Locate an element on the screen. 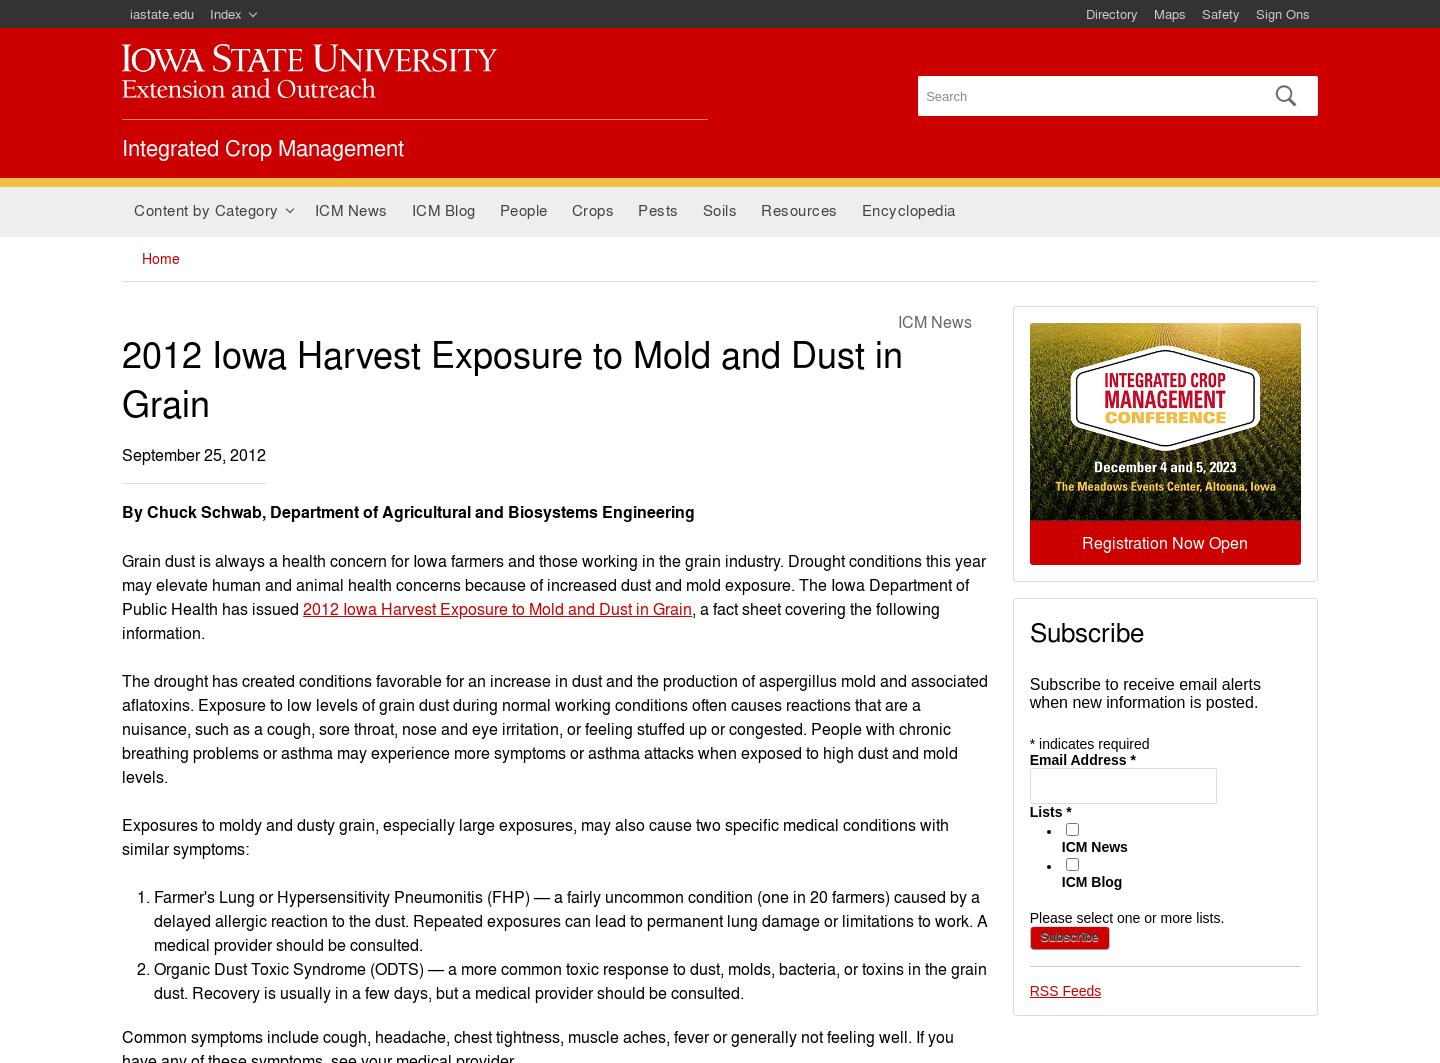 The height and width of the screenshot is (1063, 1440). 'Grain dust is always a health concern for Iowa farmers and those working in the grain industry. Drought conditions this year may elevate human and animal health concerns because of increased dust and mold exposure. The Iowa Department of Public Health has issued' is located at coordinates (120, 583).